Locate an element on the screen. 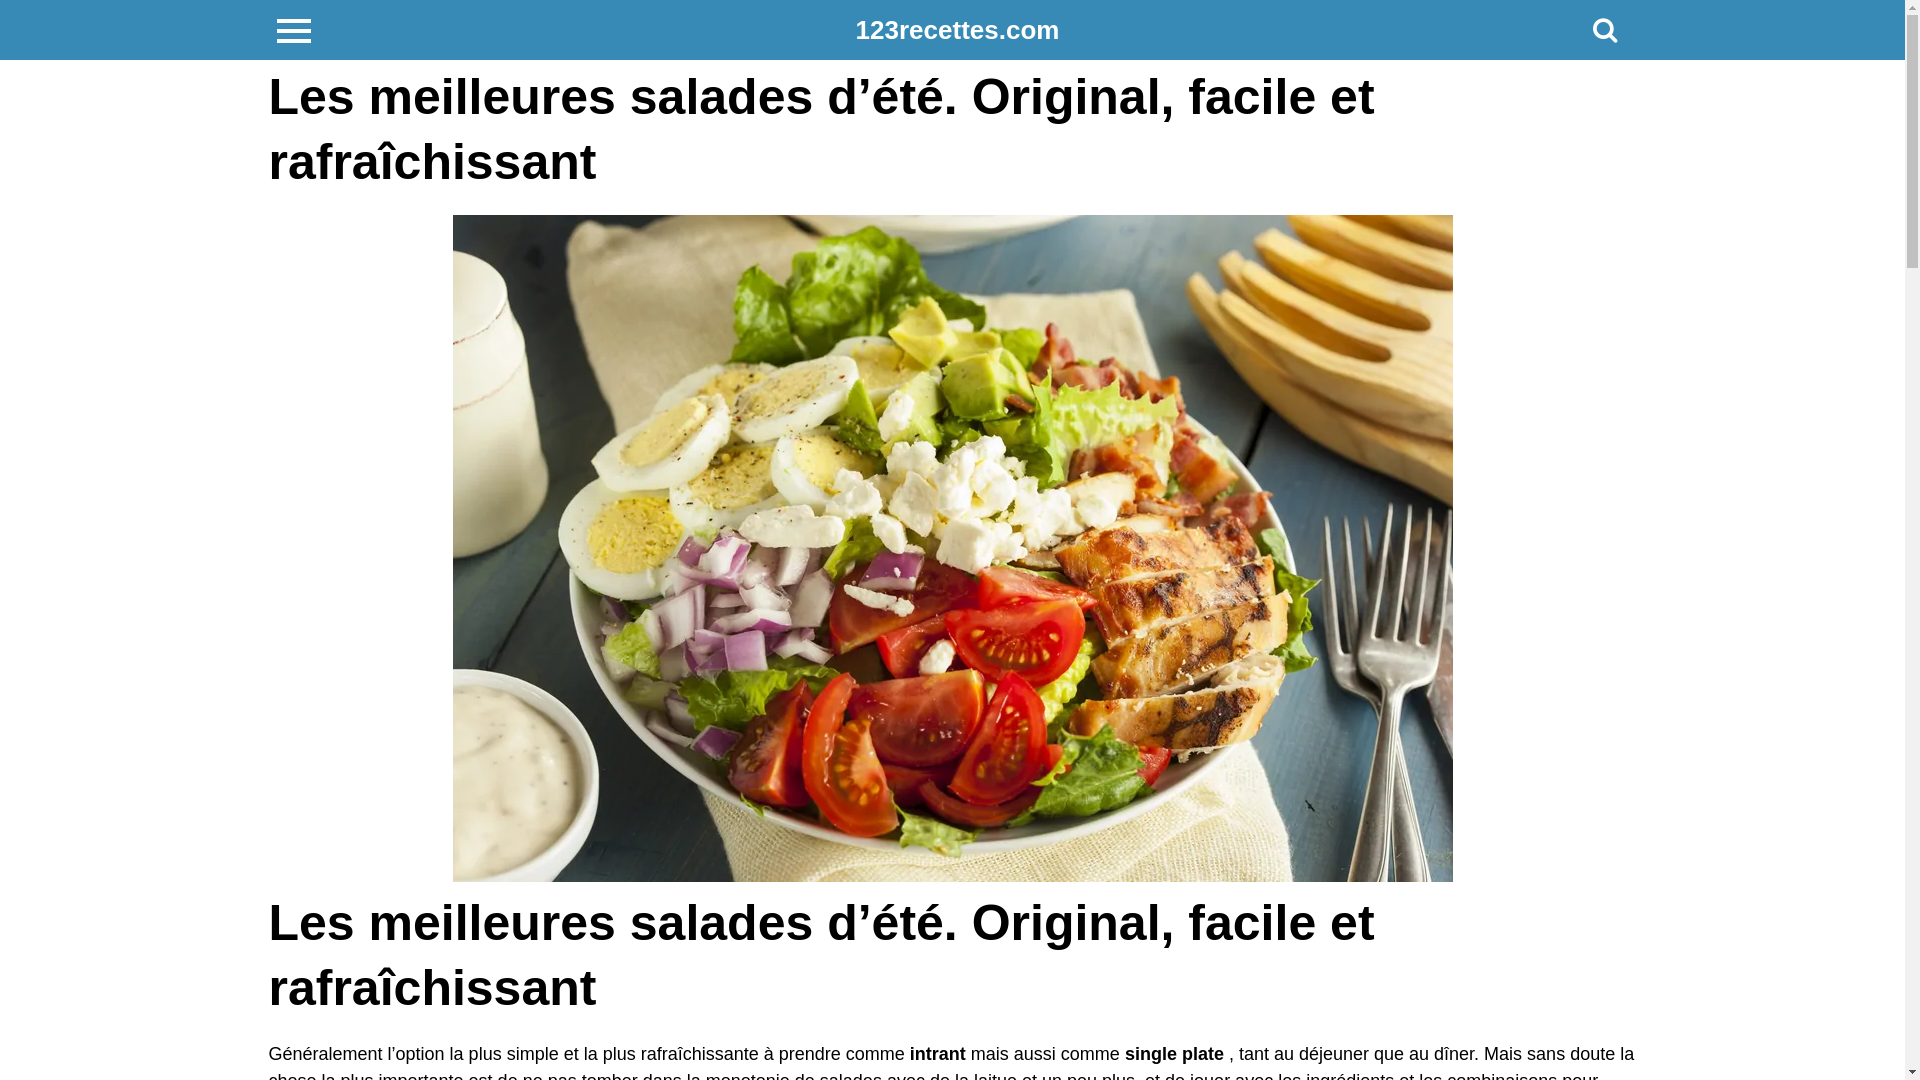 The width and height of the screenshot is (1920, 1080). '123recettes.com' is located at coordinates (855, 30).